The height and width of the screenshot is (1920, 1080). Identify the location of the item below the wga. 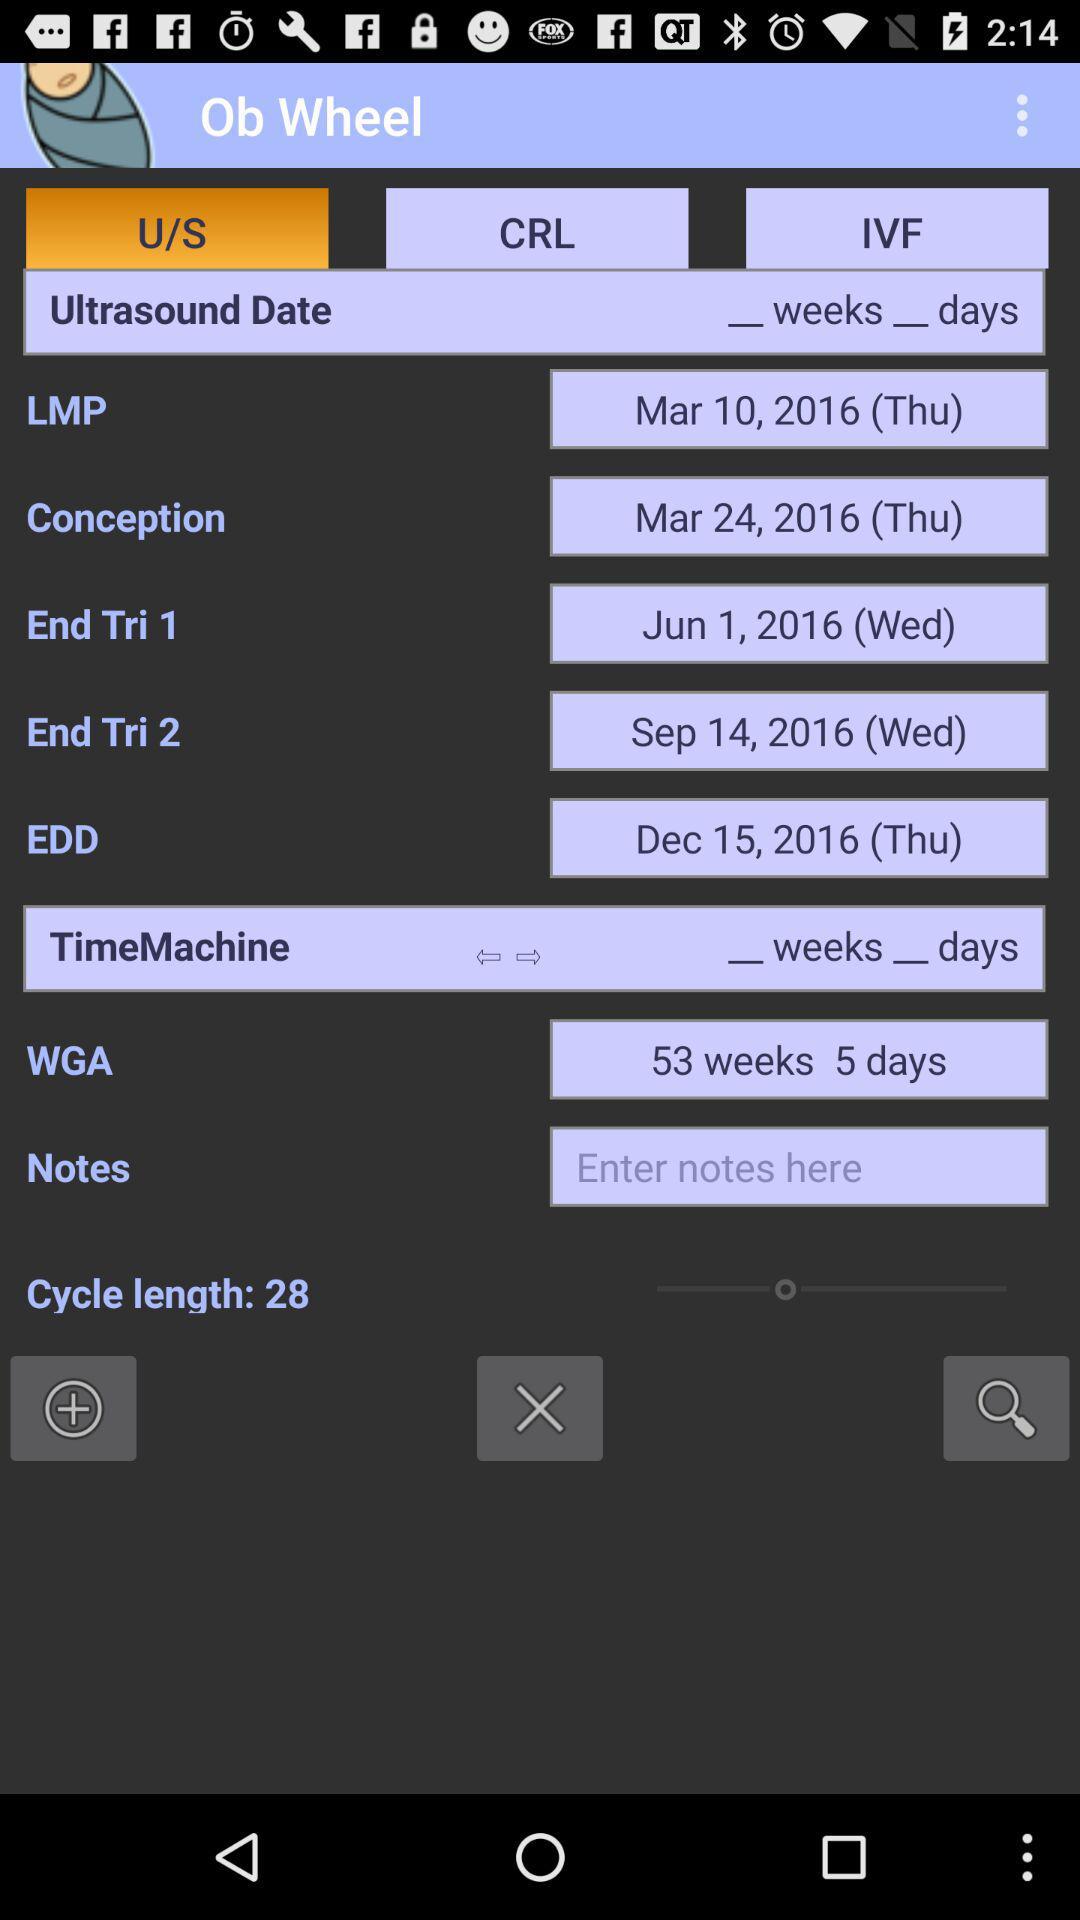
(798, 1166).